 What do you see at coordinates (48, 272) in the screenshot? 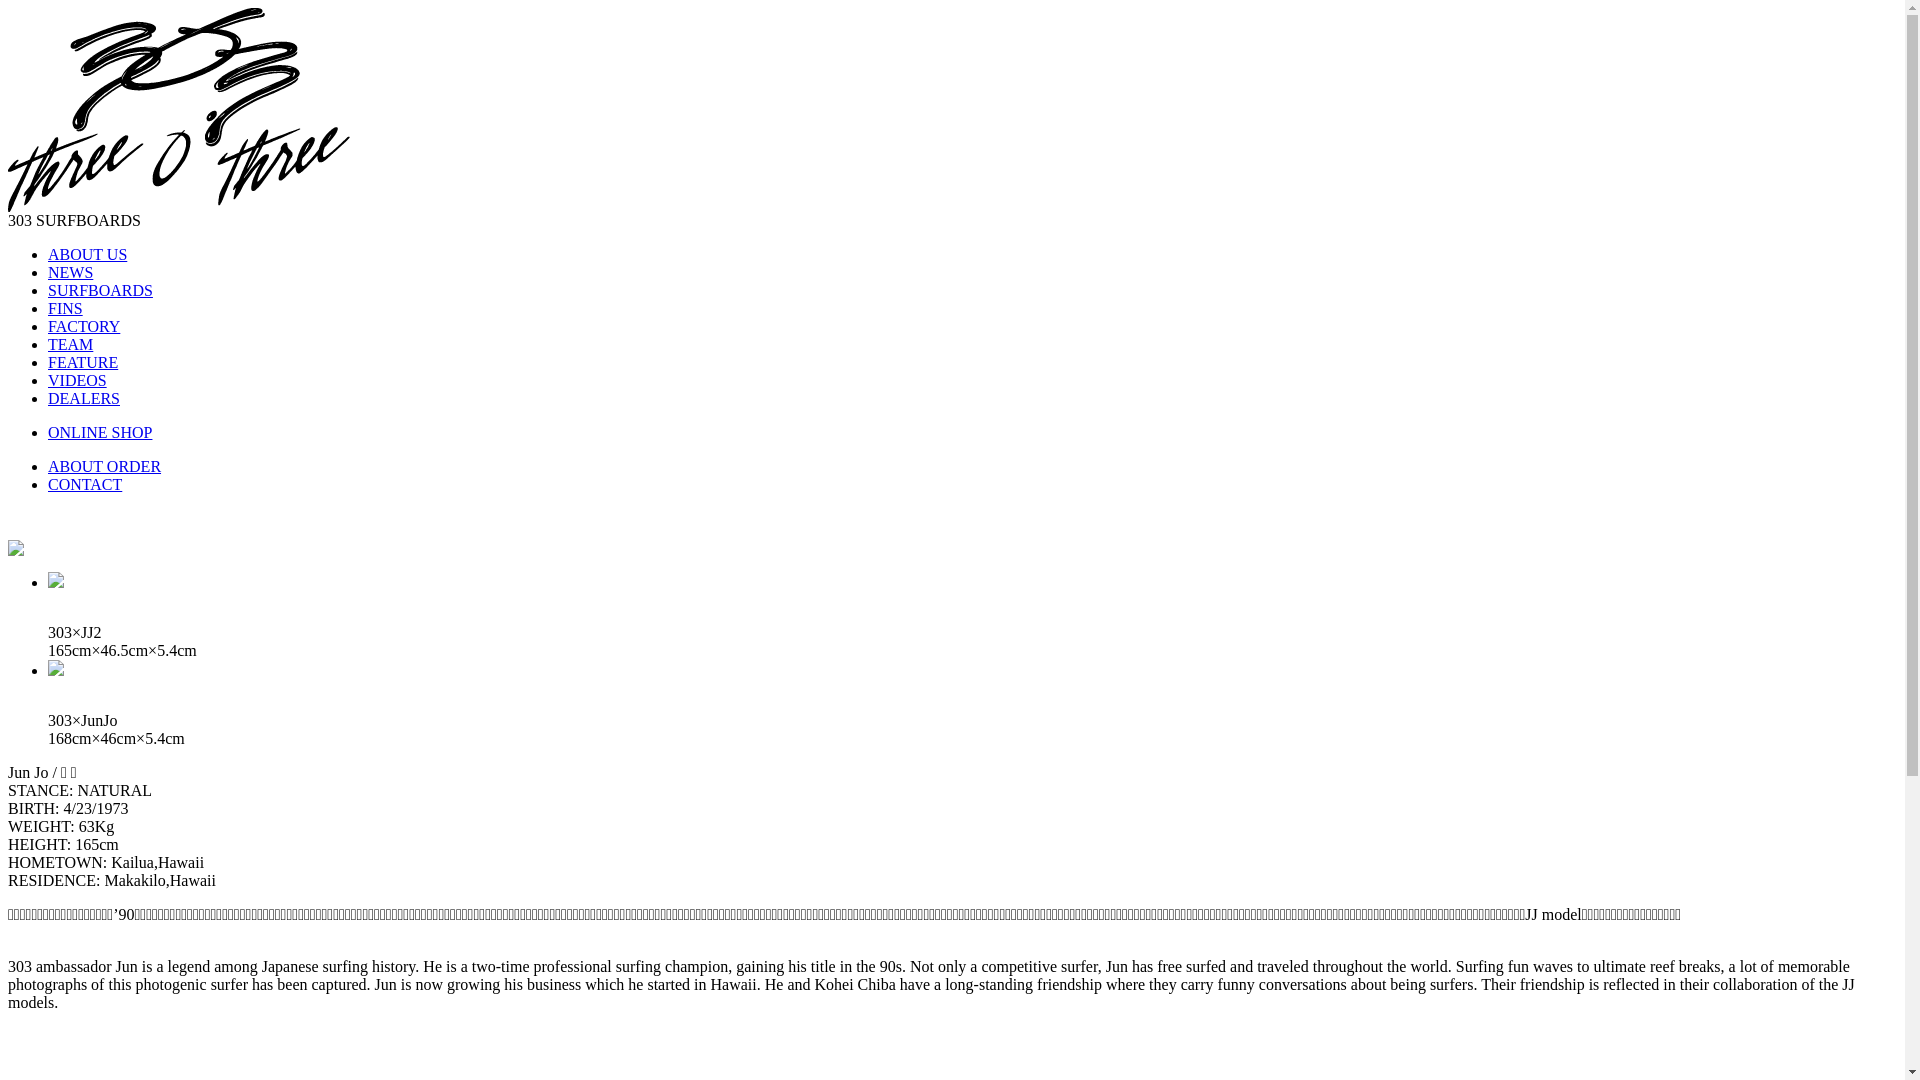
I see `'NEWS'` at bounding box center [48, 272].